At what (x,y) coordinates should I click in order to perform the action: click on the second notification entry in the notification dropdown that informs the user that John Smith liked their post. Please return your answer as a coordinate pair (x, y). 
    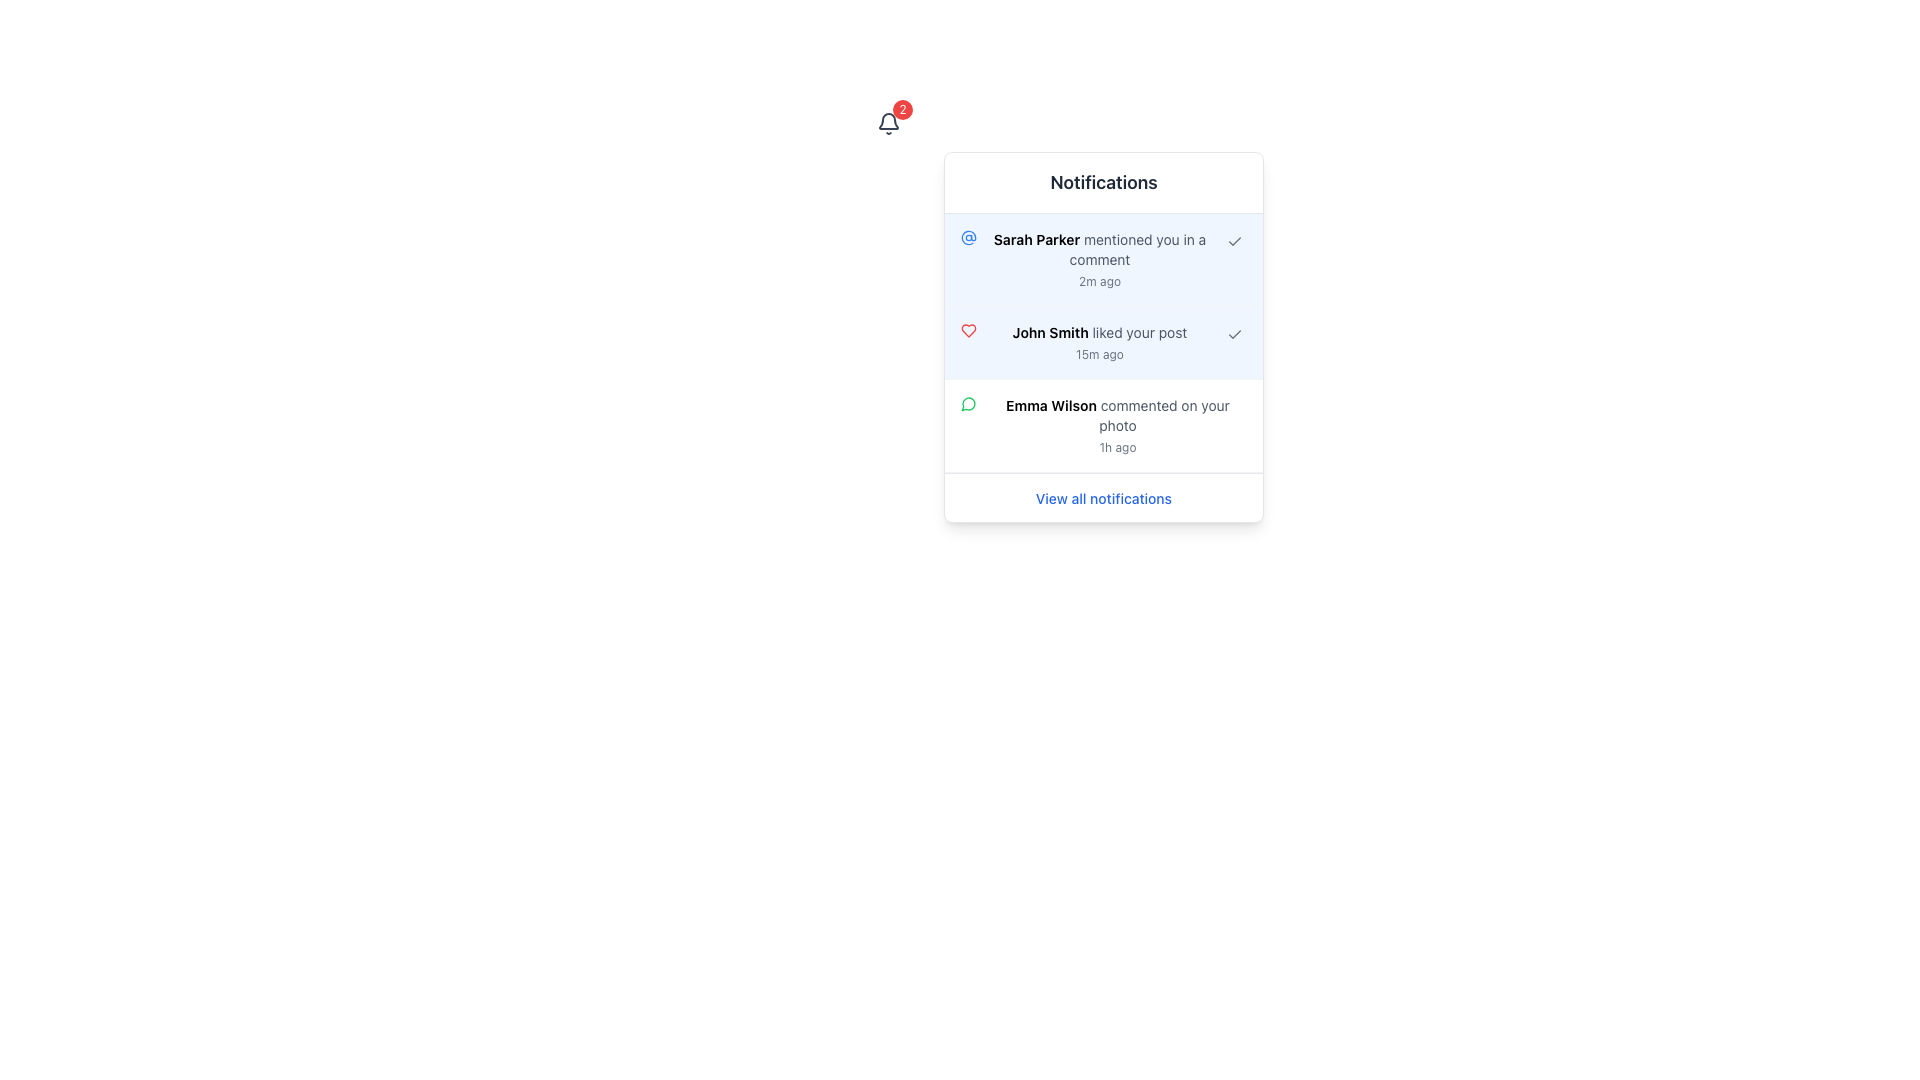
    Looking at the image, I should click on (1103, 342).